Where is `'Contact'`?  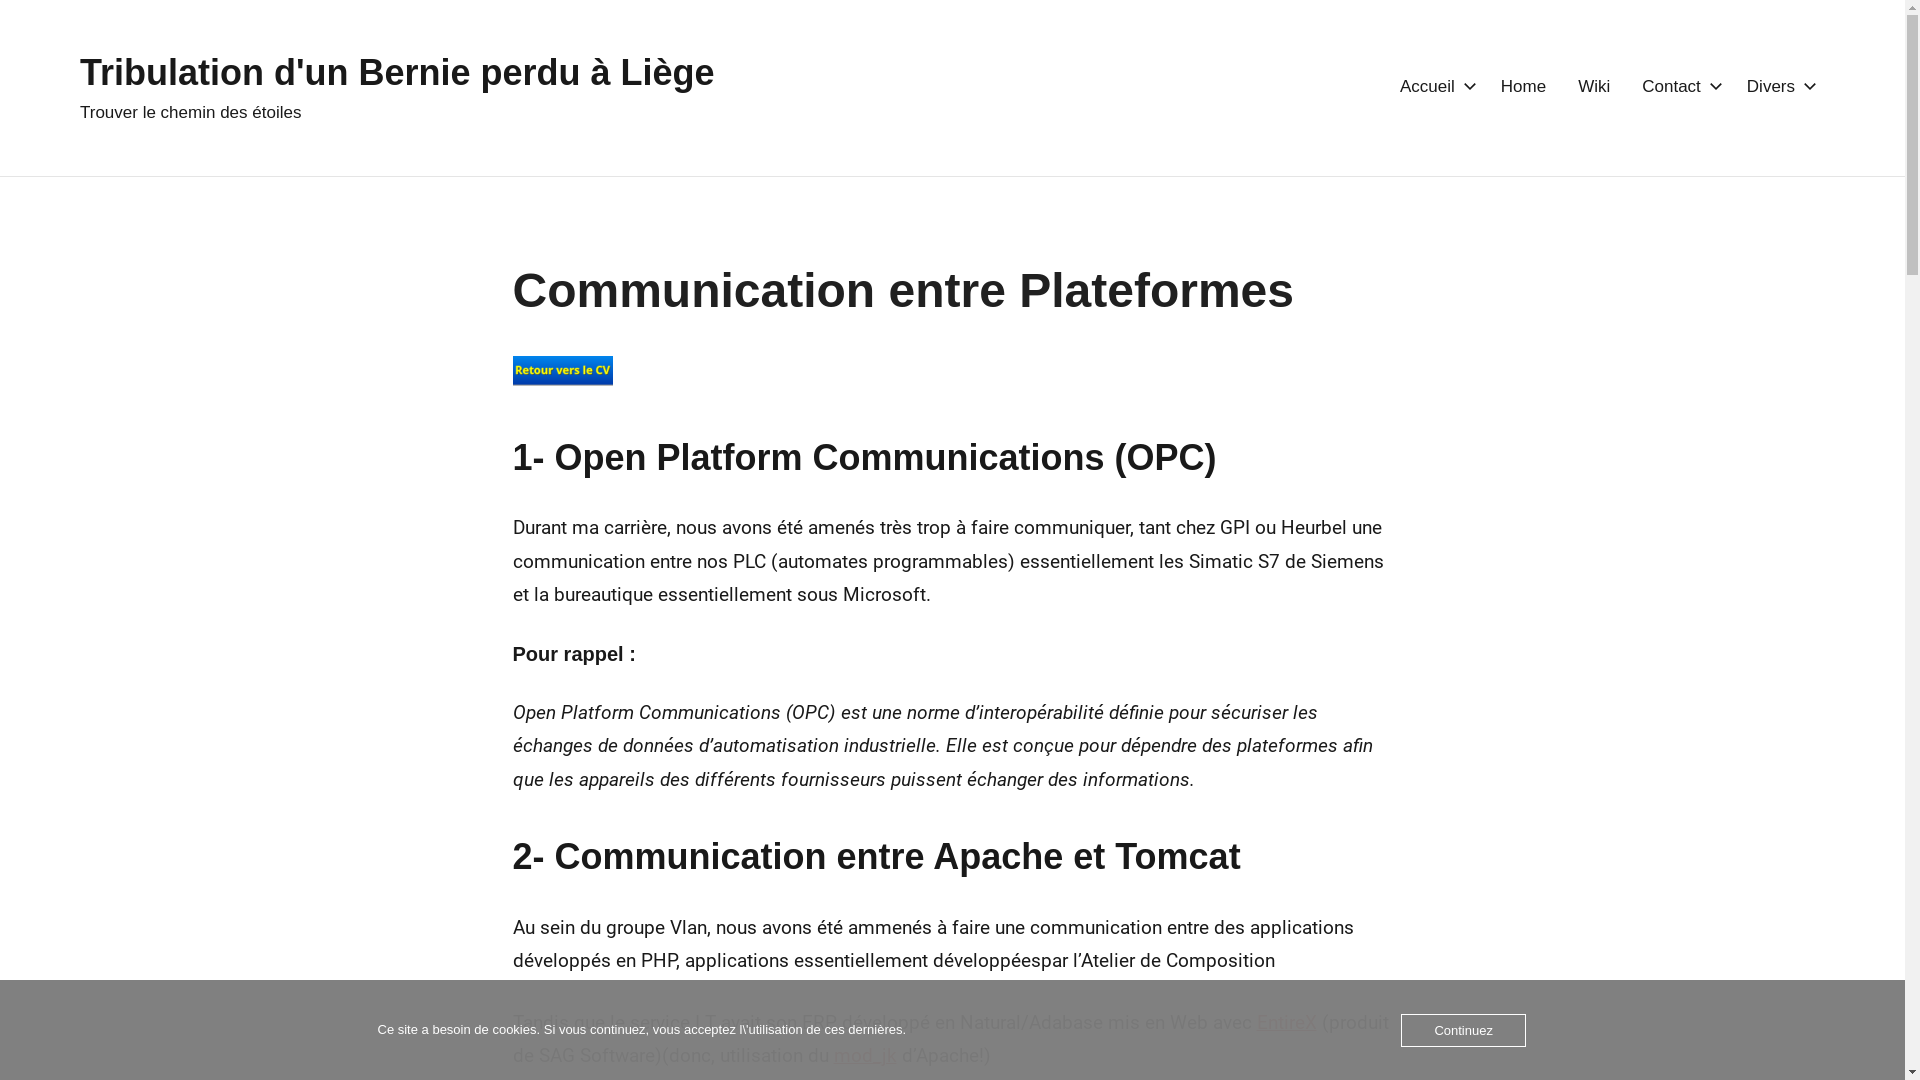
'Contact' is located at coordinates (1641, 86).